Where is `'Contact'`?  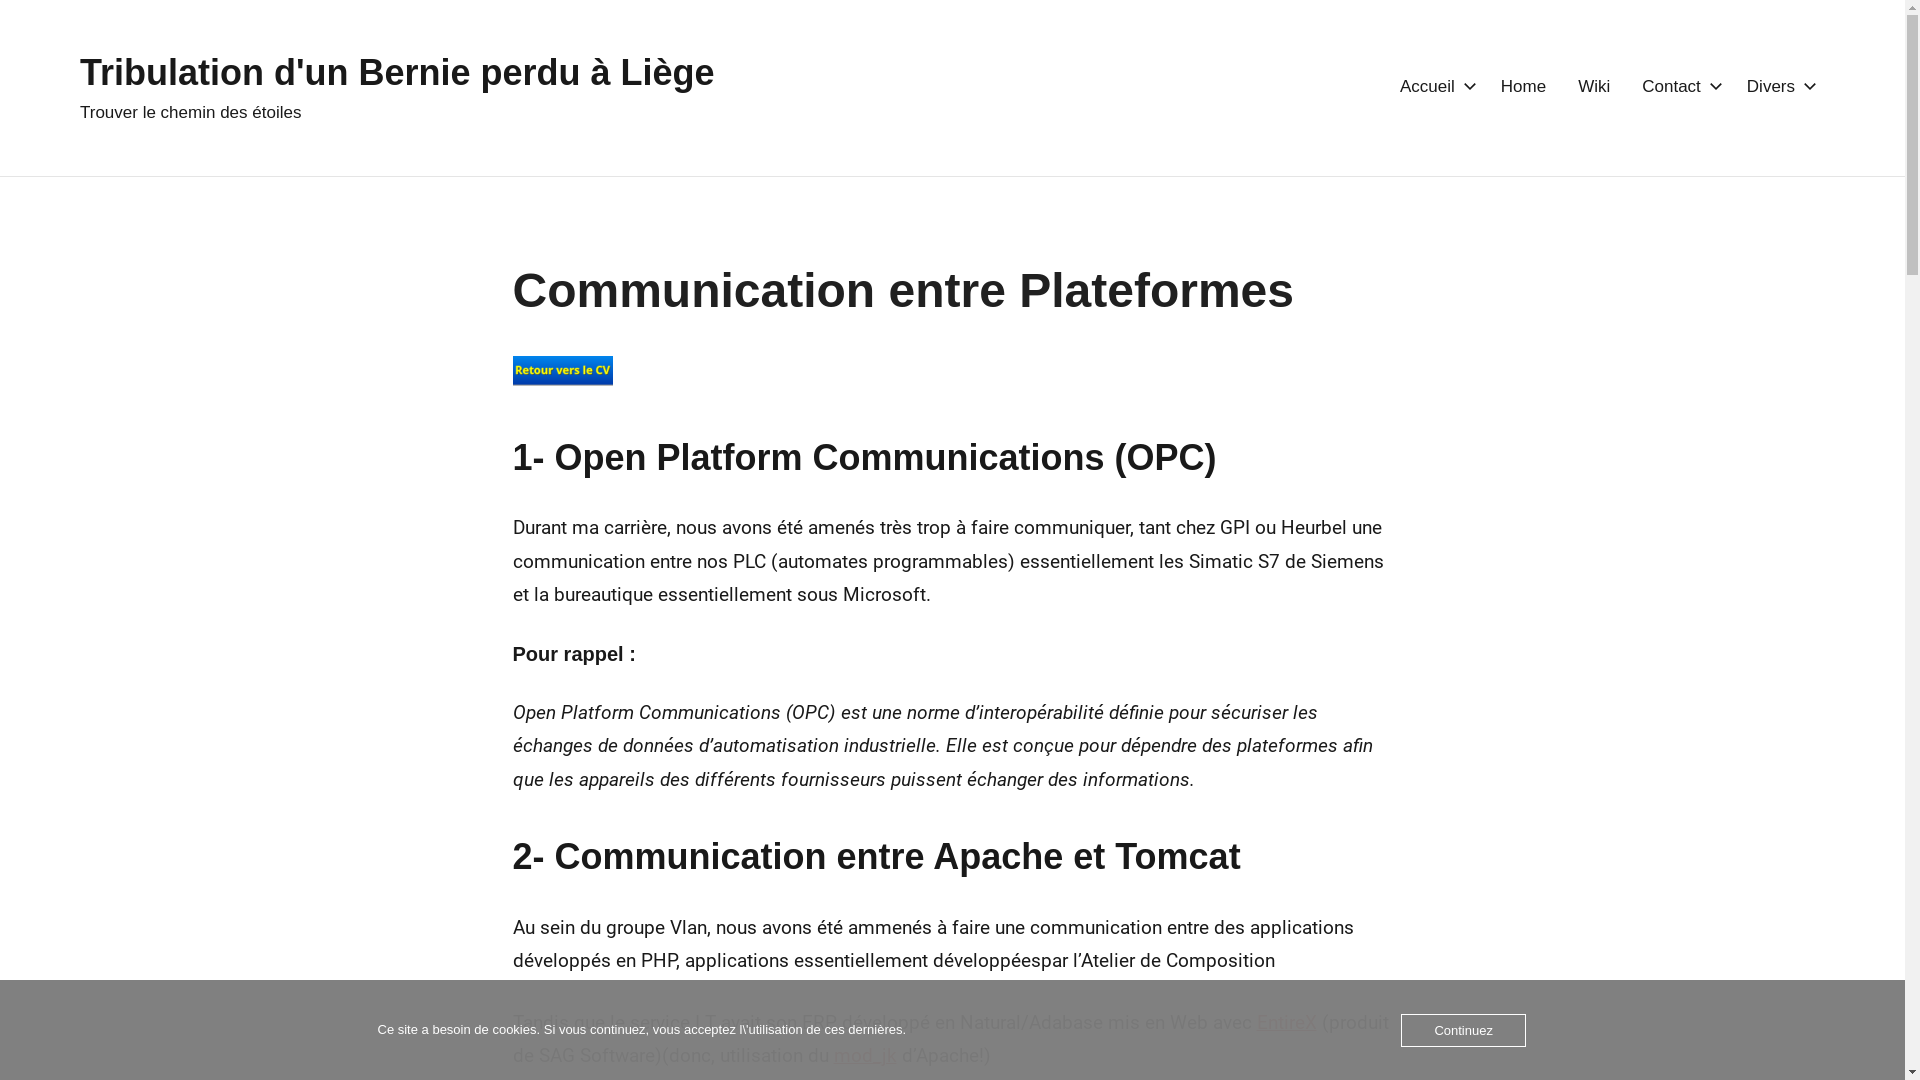
'Contact' is located at coordinates (1641, 86).